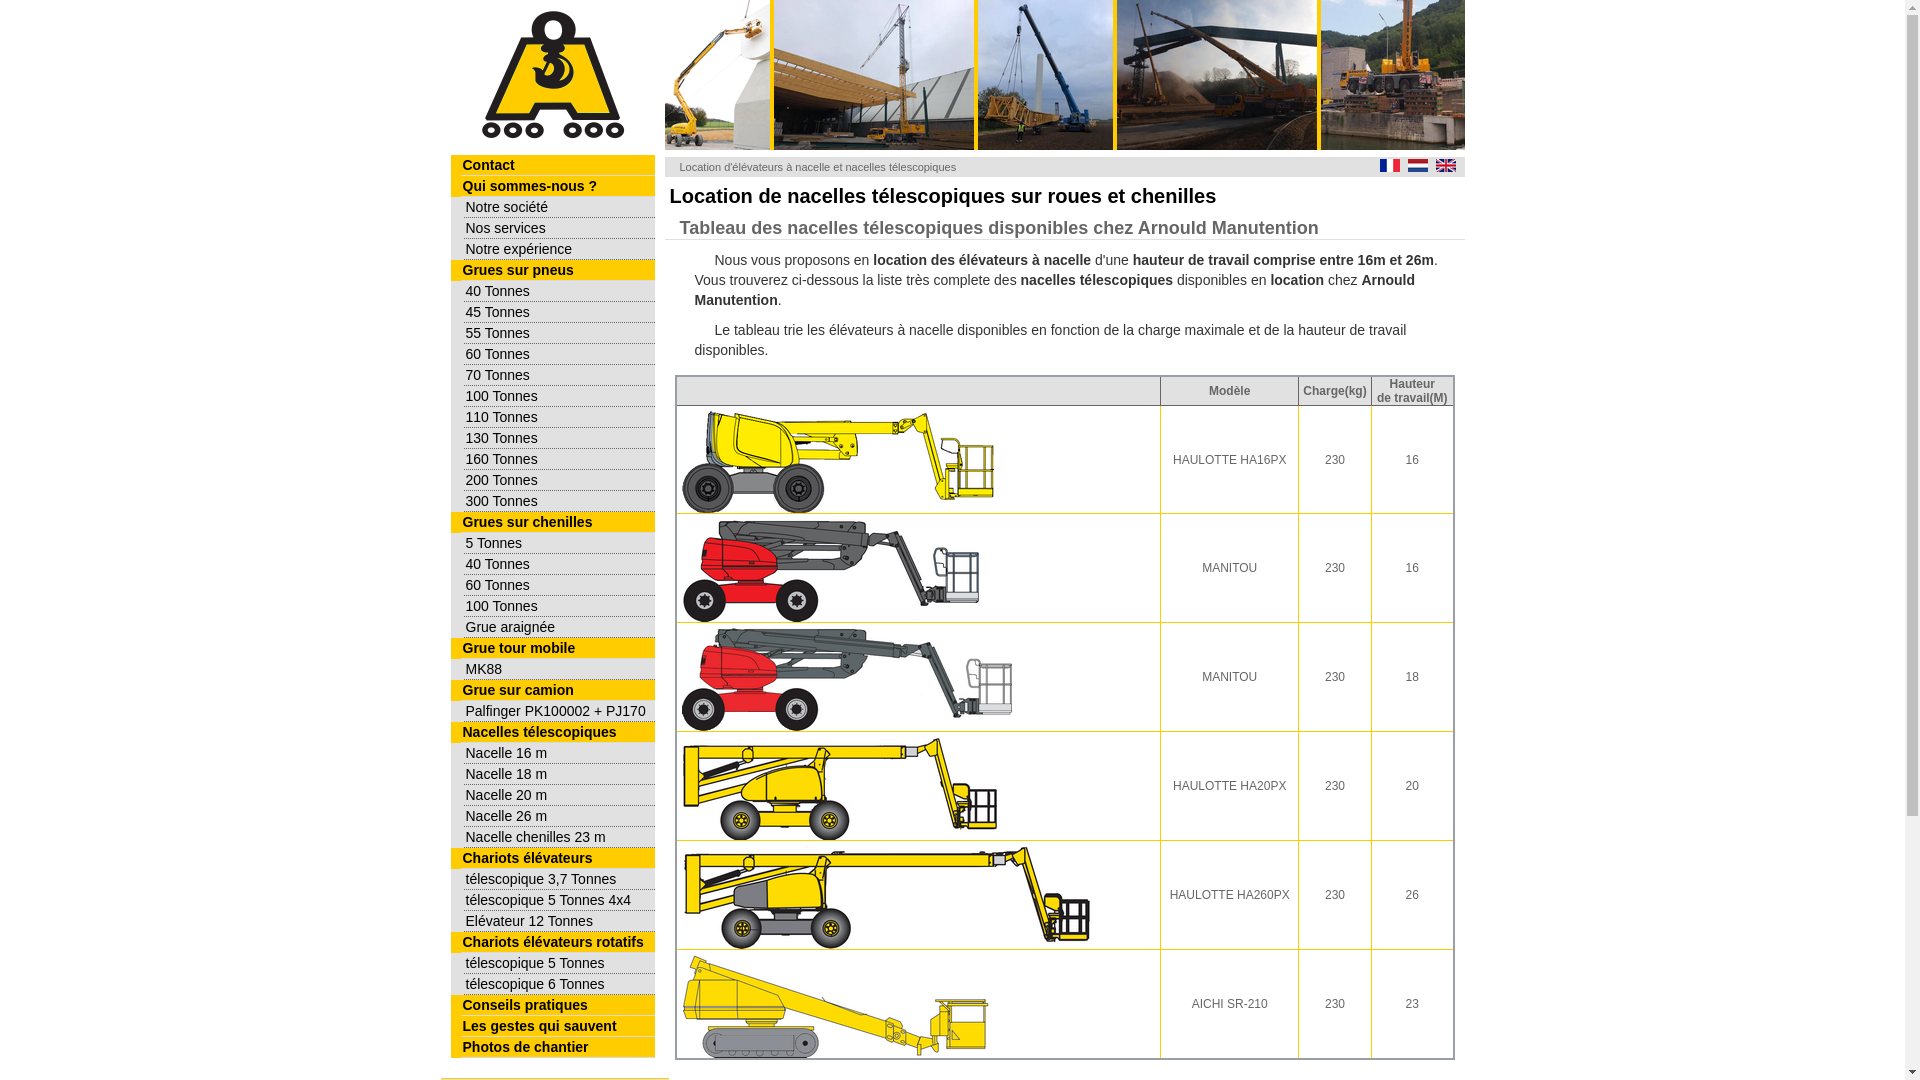  I want to click on '160 Tonnes', so click(559, 459).